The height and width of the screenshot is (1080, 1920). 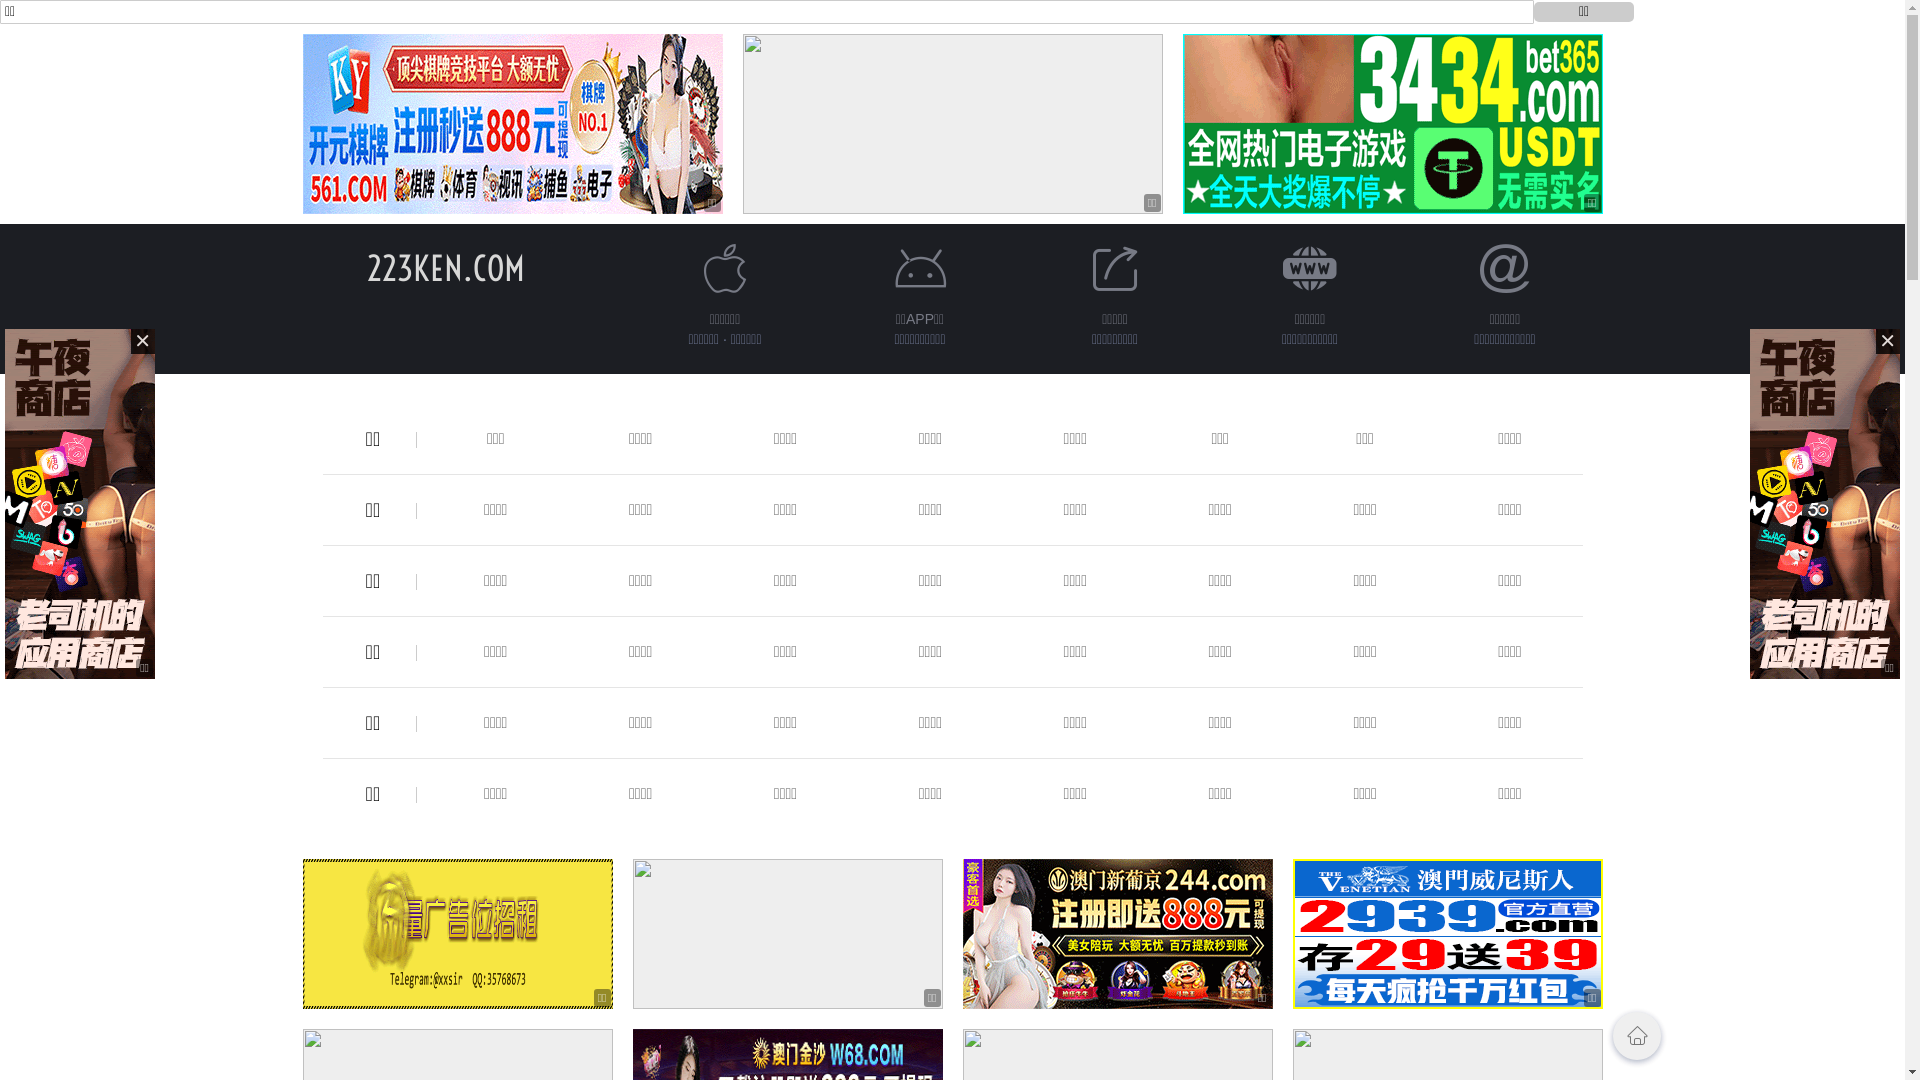 I want to click on '223KEN.COM', so click(x=444, y=267).